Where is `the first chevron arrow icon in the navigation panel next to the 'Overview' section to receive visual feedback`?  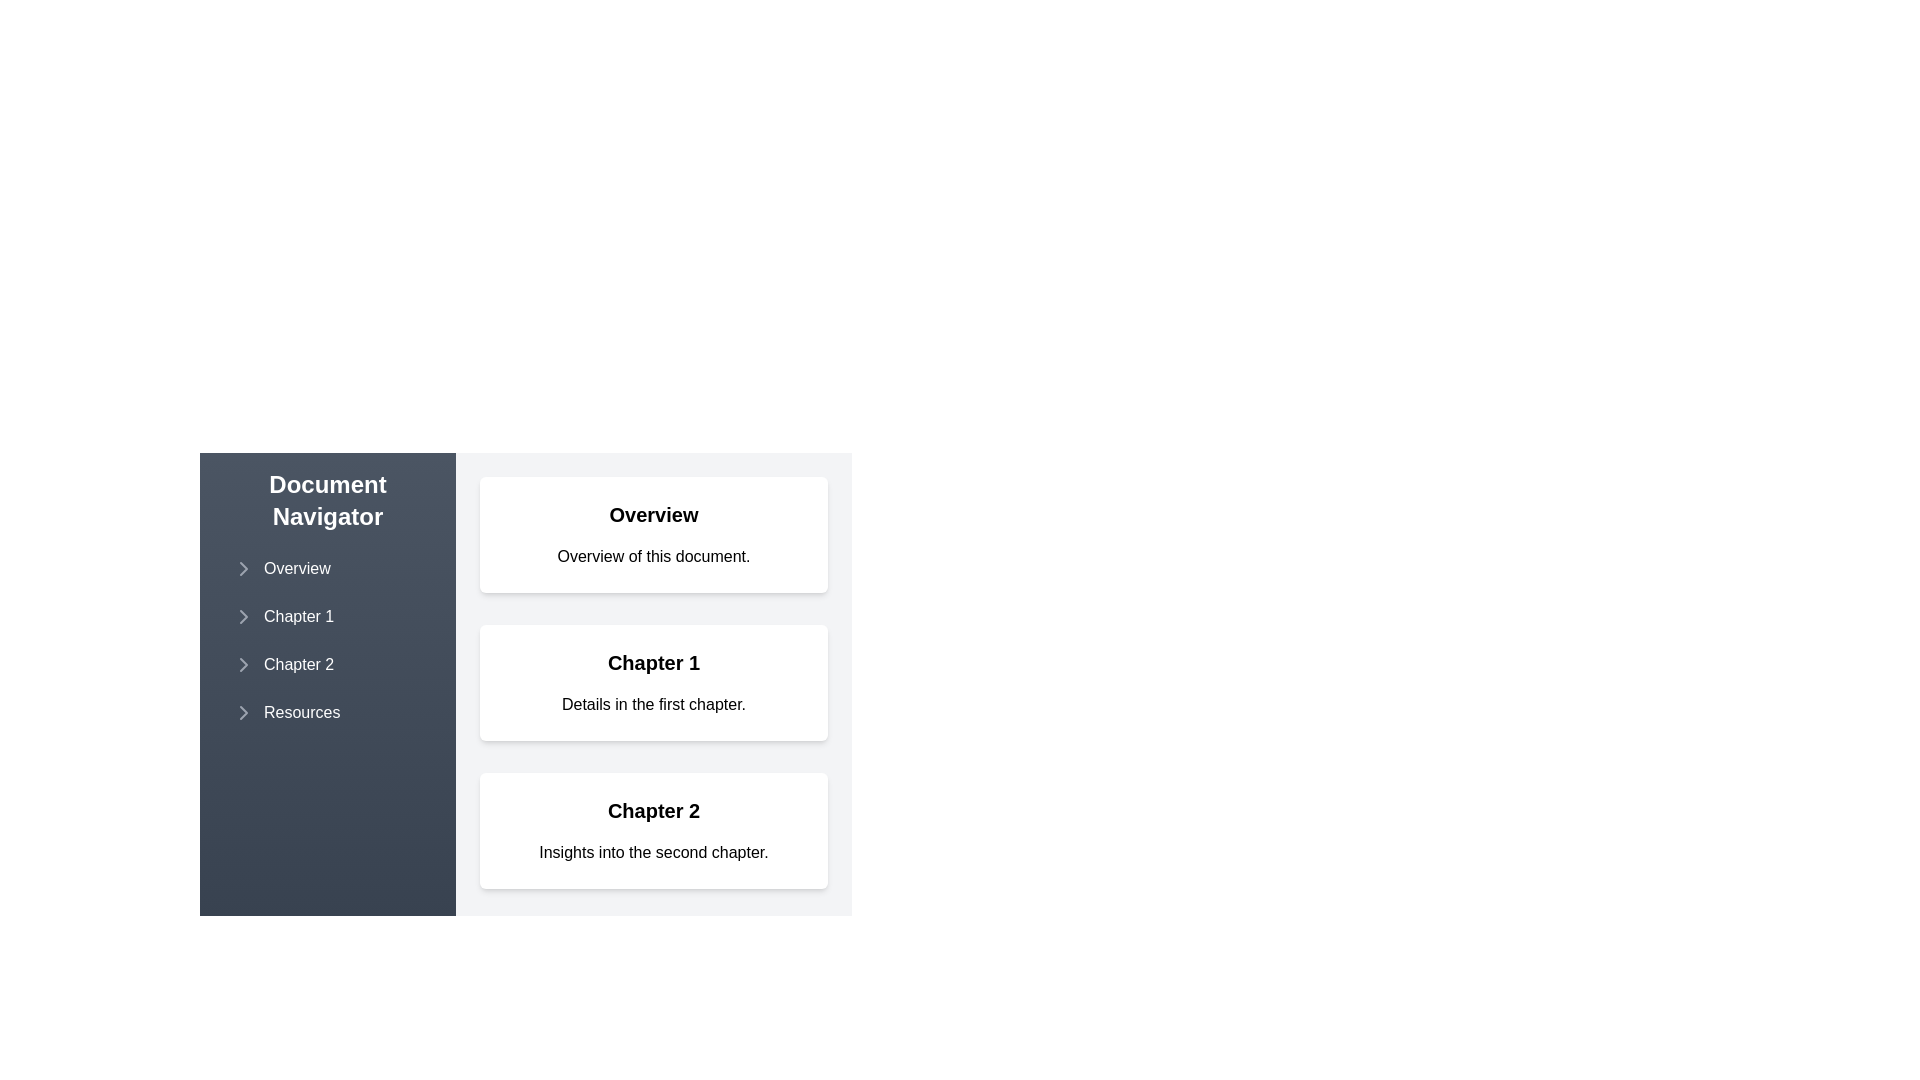
the first chevron arrow icon in the navigation panel next to the 'Overview' section to receive visual feedback is located at coordinates (243, 569).